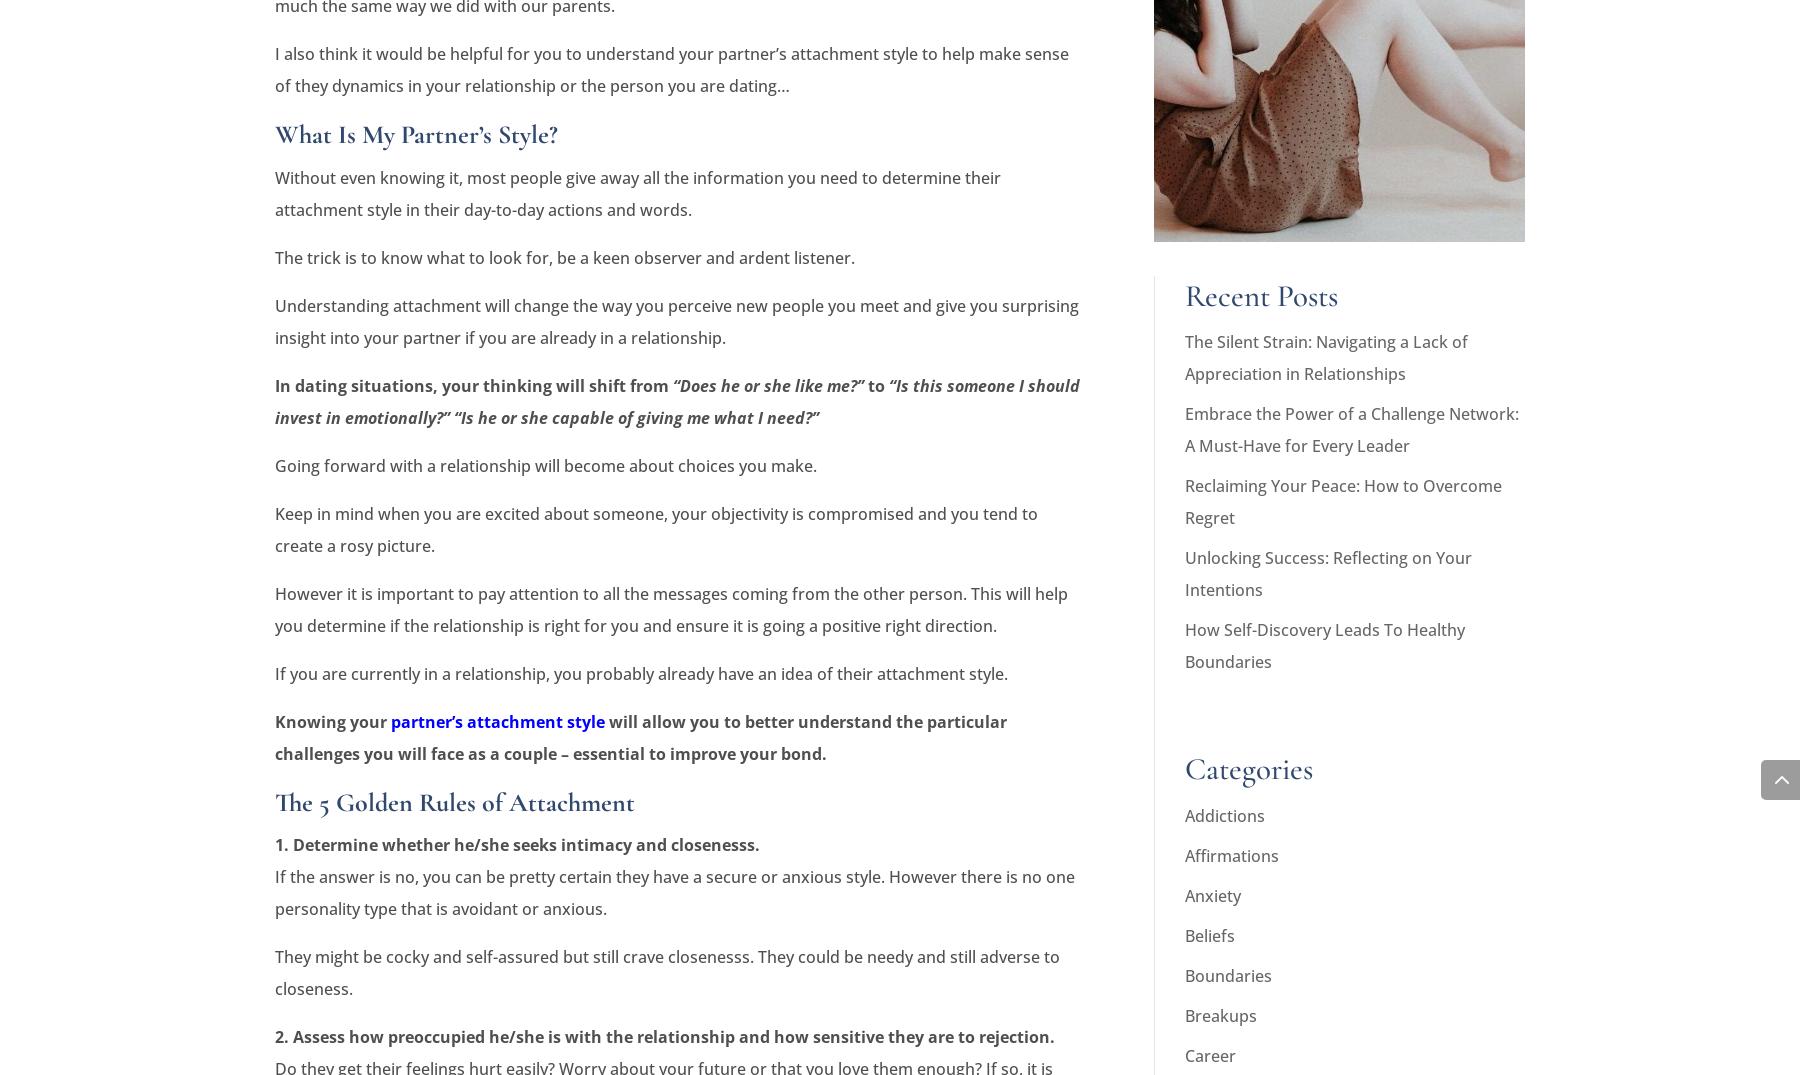 Image resolution: width=1800 pixels, height=1075 pixels. What do you see at coordinates (675, 319) in the screenshot?
I see `'Understanding attachment will change the way you perceive new people you meet and give you surprising insight into your partner if you are already in a relationship.'` at bounding box center [675, 319].